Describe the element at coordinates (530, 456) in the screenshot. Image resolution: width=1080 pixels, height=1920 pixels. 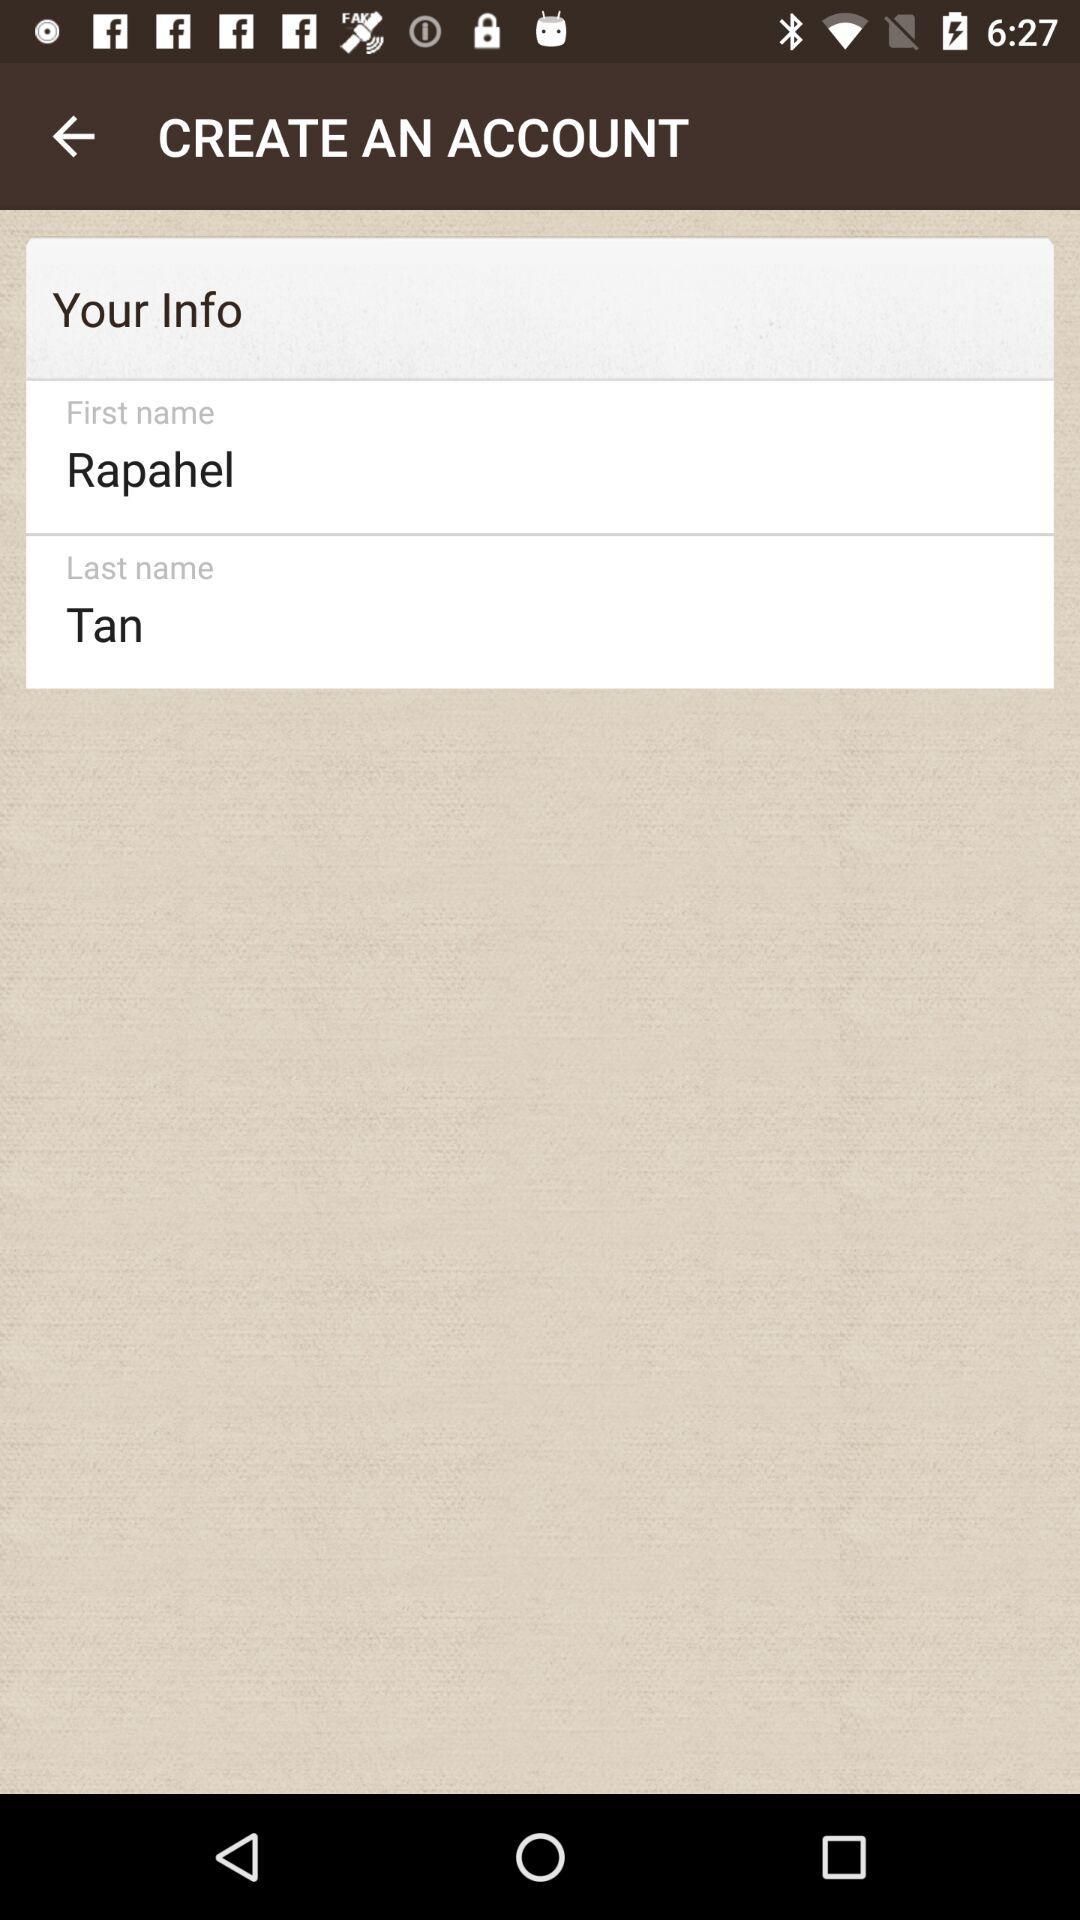
I see `the rapahel item` at that location.